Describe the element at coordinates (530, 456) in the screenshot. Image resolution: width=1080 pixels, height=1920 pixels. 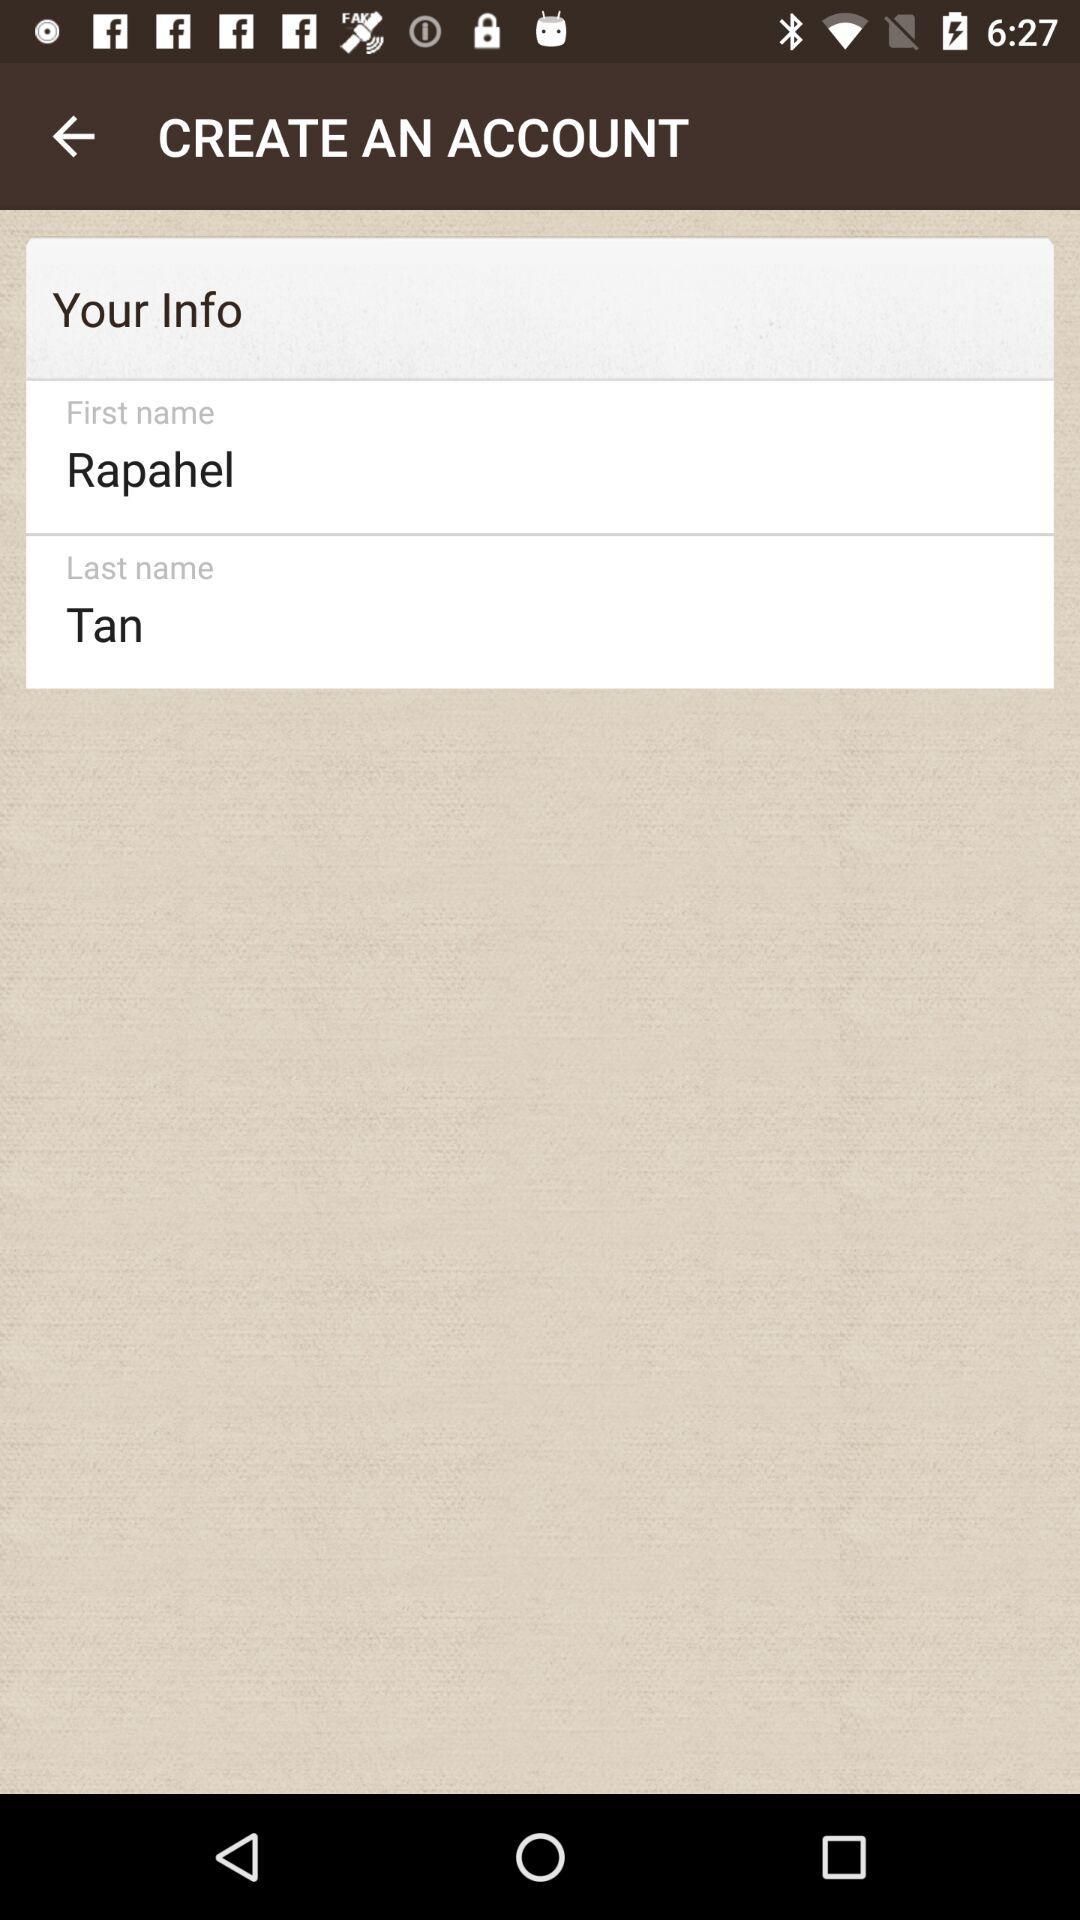
I see `the rapahel item` at that location.